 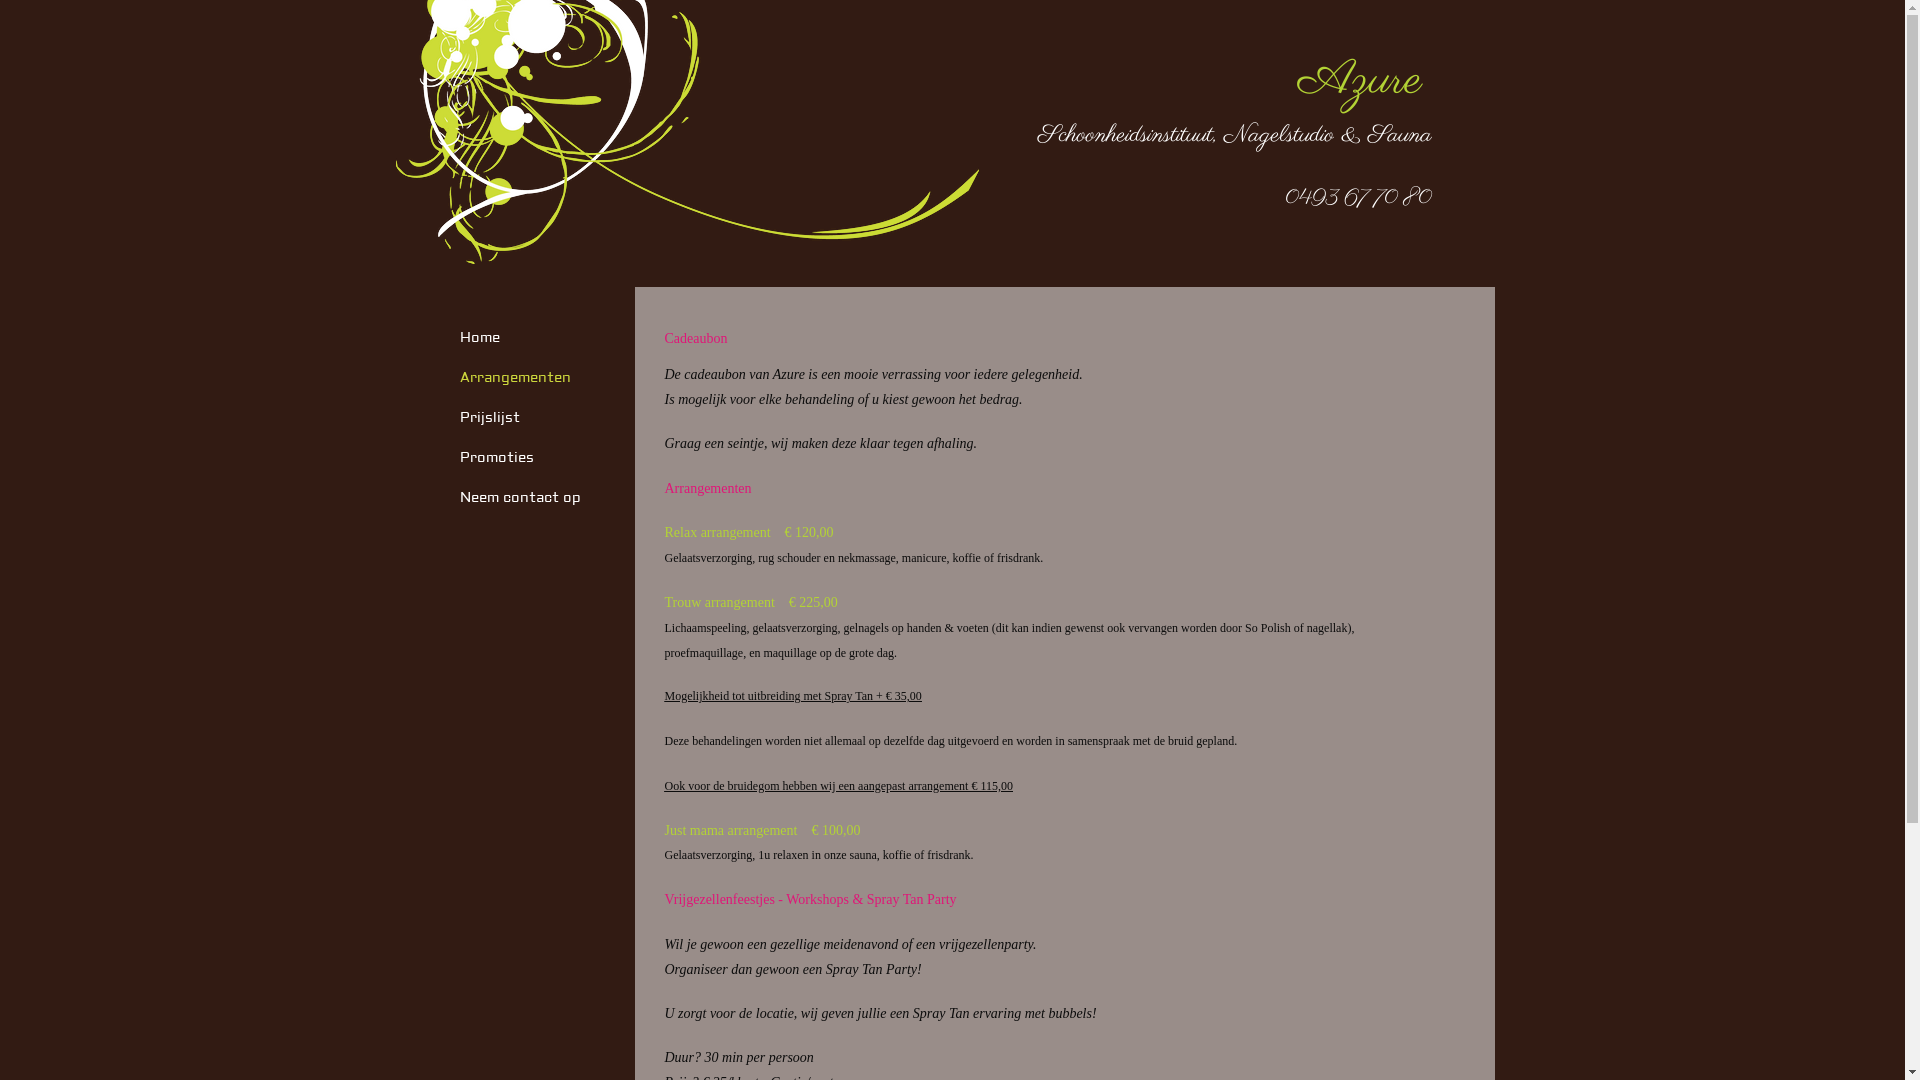 What do you see at coordinates (520, 497) in the screenshot?
I see `'Neem contact op'` at bounding box center [520, 497].